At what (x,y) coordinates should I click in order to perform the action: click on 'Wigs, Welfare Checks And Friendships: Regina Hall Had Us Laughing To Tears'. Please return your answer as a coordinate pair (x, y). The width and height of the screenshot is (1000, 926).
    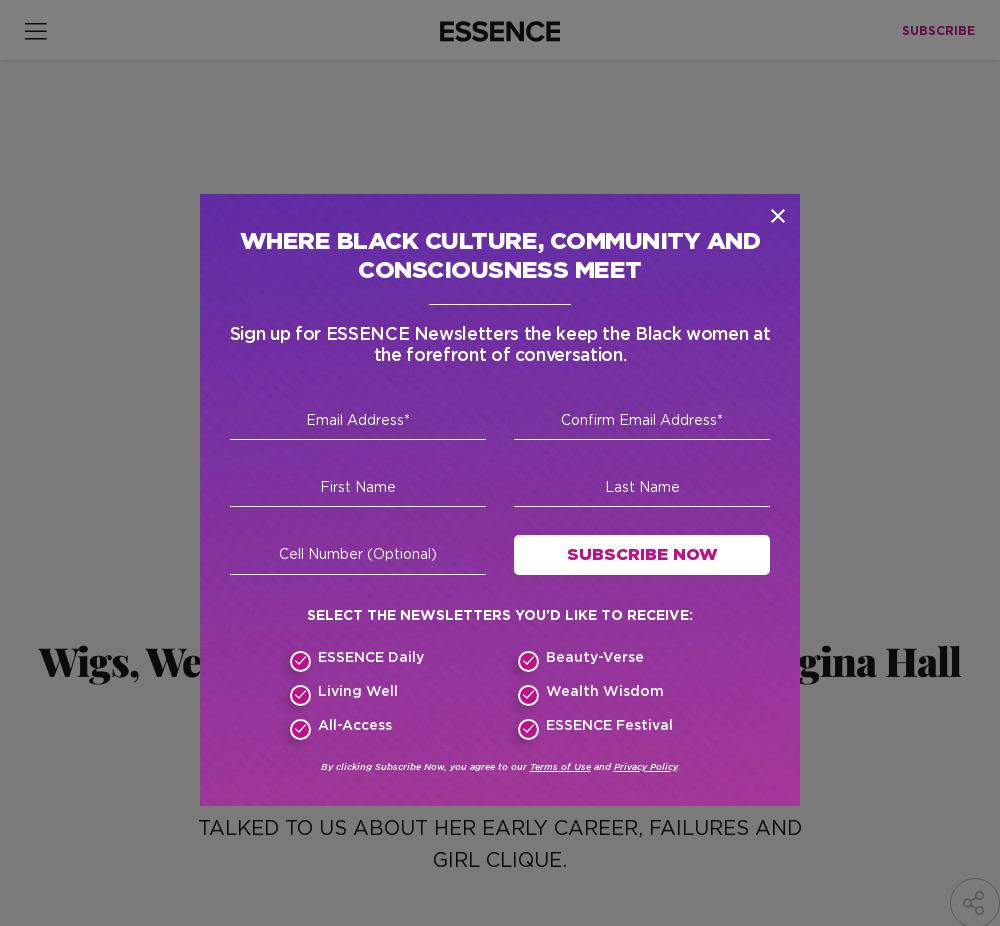
    Looking at the image, I should click on (498, 682).